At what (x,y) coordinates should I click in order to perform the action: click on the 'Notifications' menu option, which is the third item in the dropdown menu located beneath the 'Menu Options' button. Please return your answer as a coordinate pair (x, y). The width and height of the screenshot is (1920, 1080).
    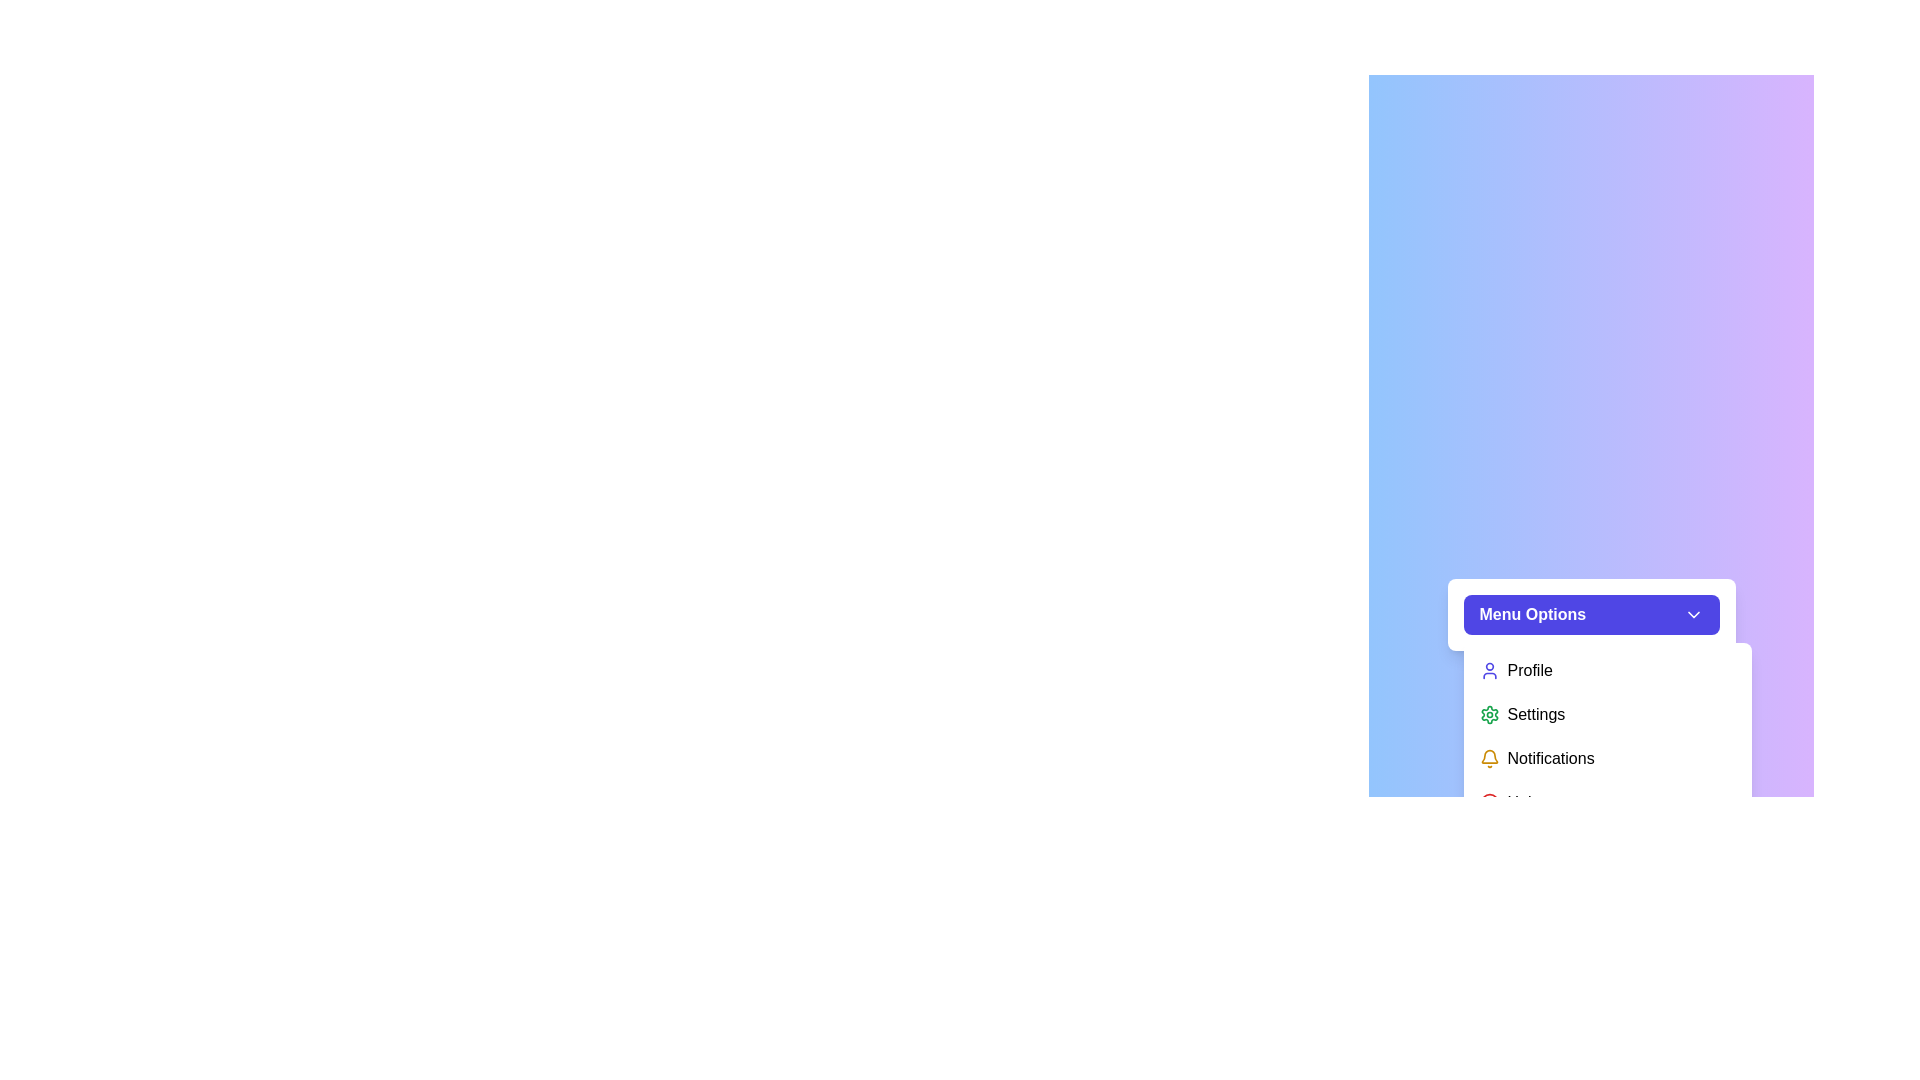
    Looking at the image, I should click on (1607, 736).